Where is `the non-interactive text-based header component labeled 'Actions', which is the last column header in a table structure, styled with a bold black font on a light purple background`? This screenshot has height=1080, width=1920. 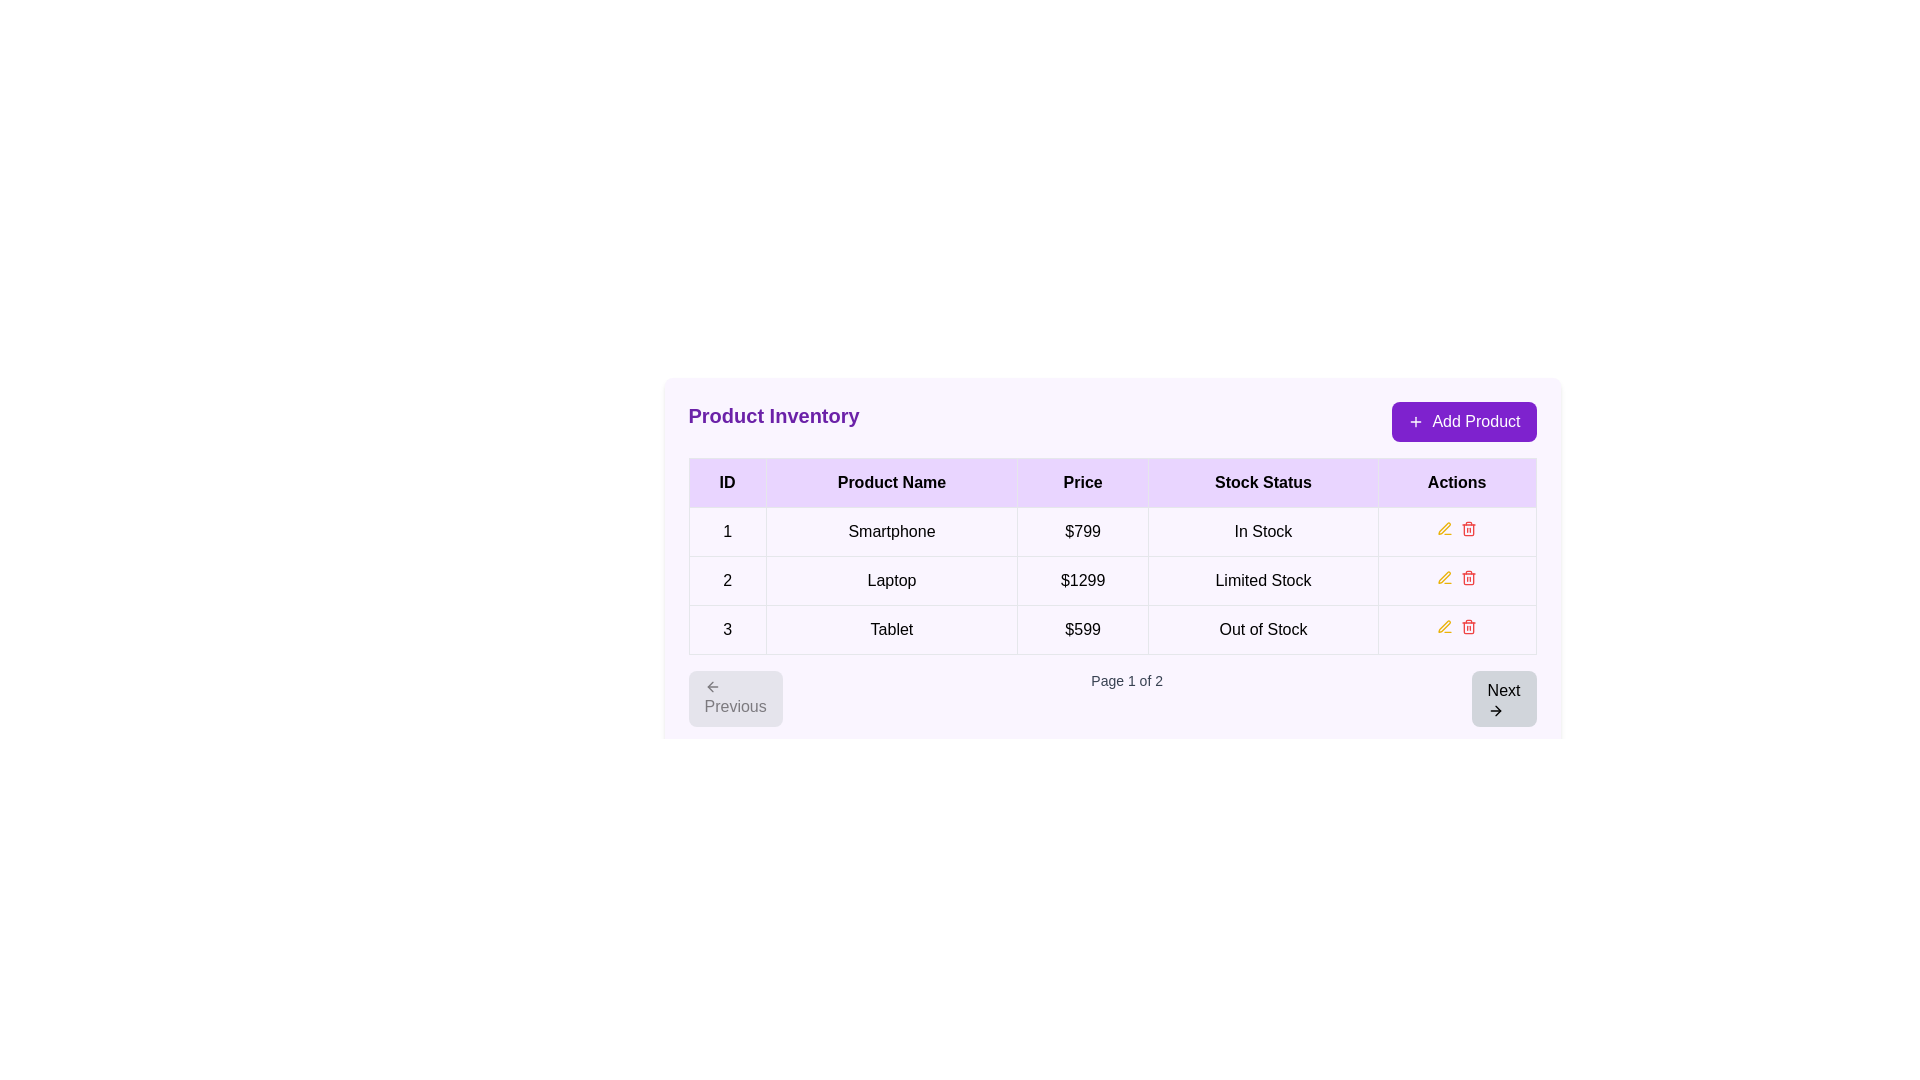
the non-interactive text-based header component labeled 'Actions', which is the last column header in a table structure, styled with a bold black font on a light purple background is located at coordinates (1457, 482).